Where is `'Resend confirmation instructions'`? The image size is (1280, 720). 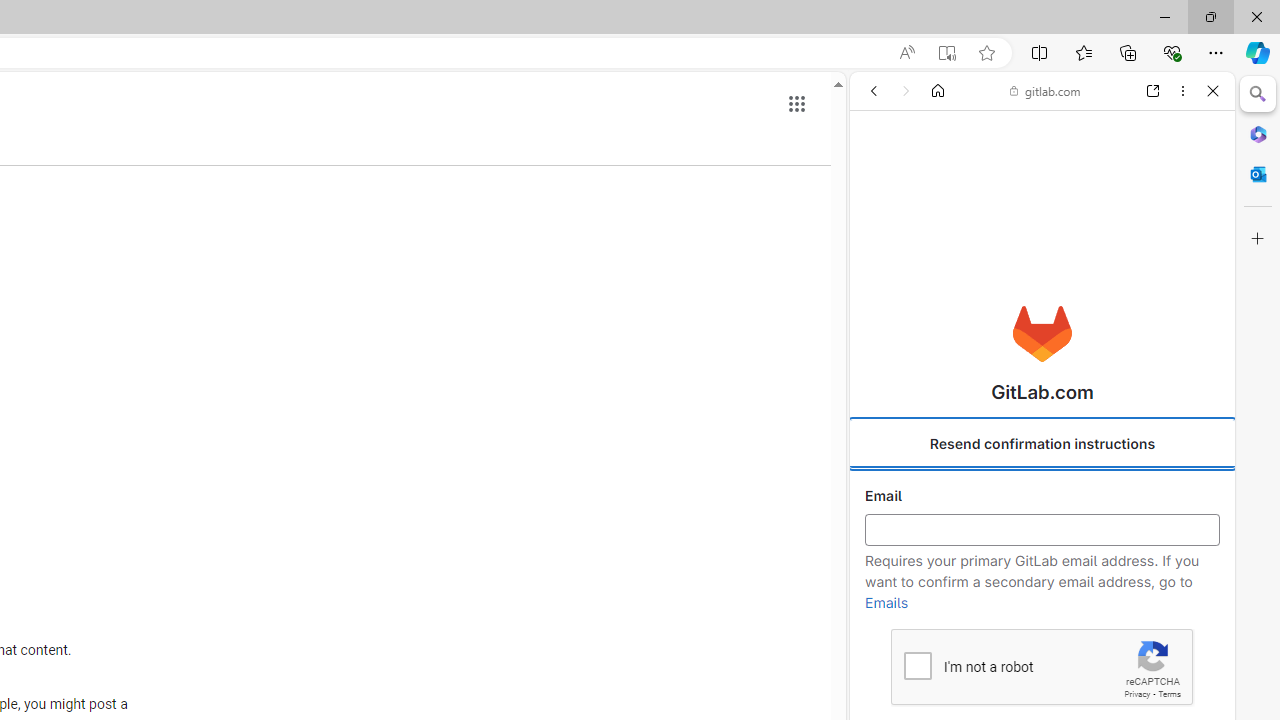
'Resend confirmation instructions' is located at coordinates (1041, 443).